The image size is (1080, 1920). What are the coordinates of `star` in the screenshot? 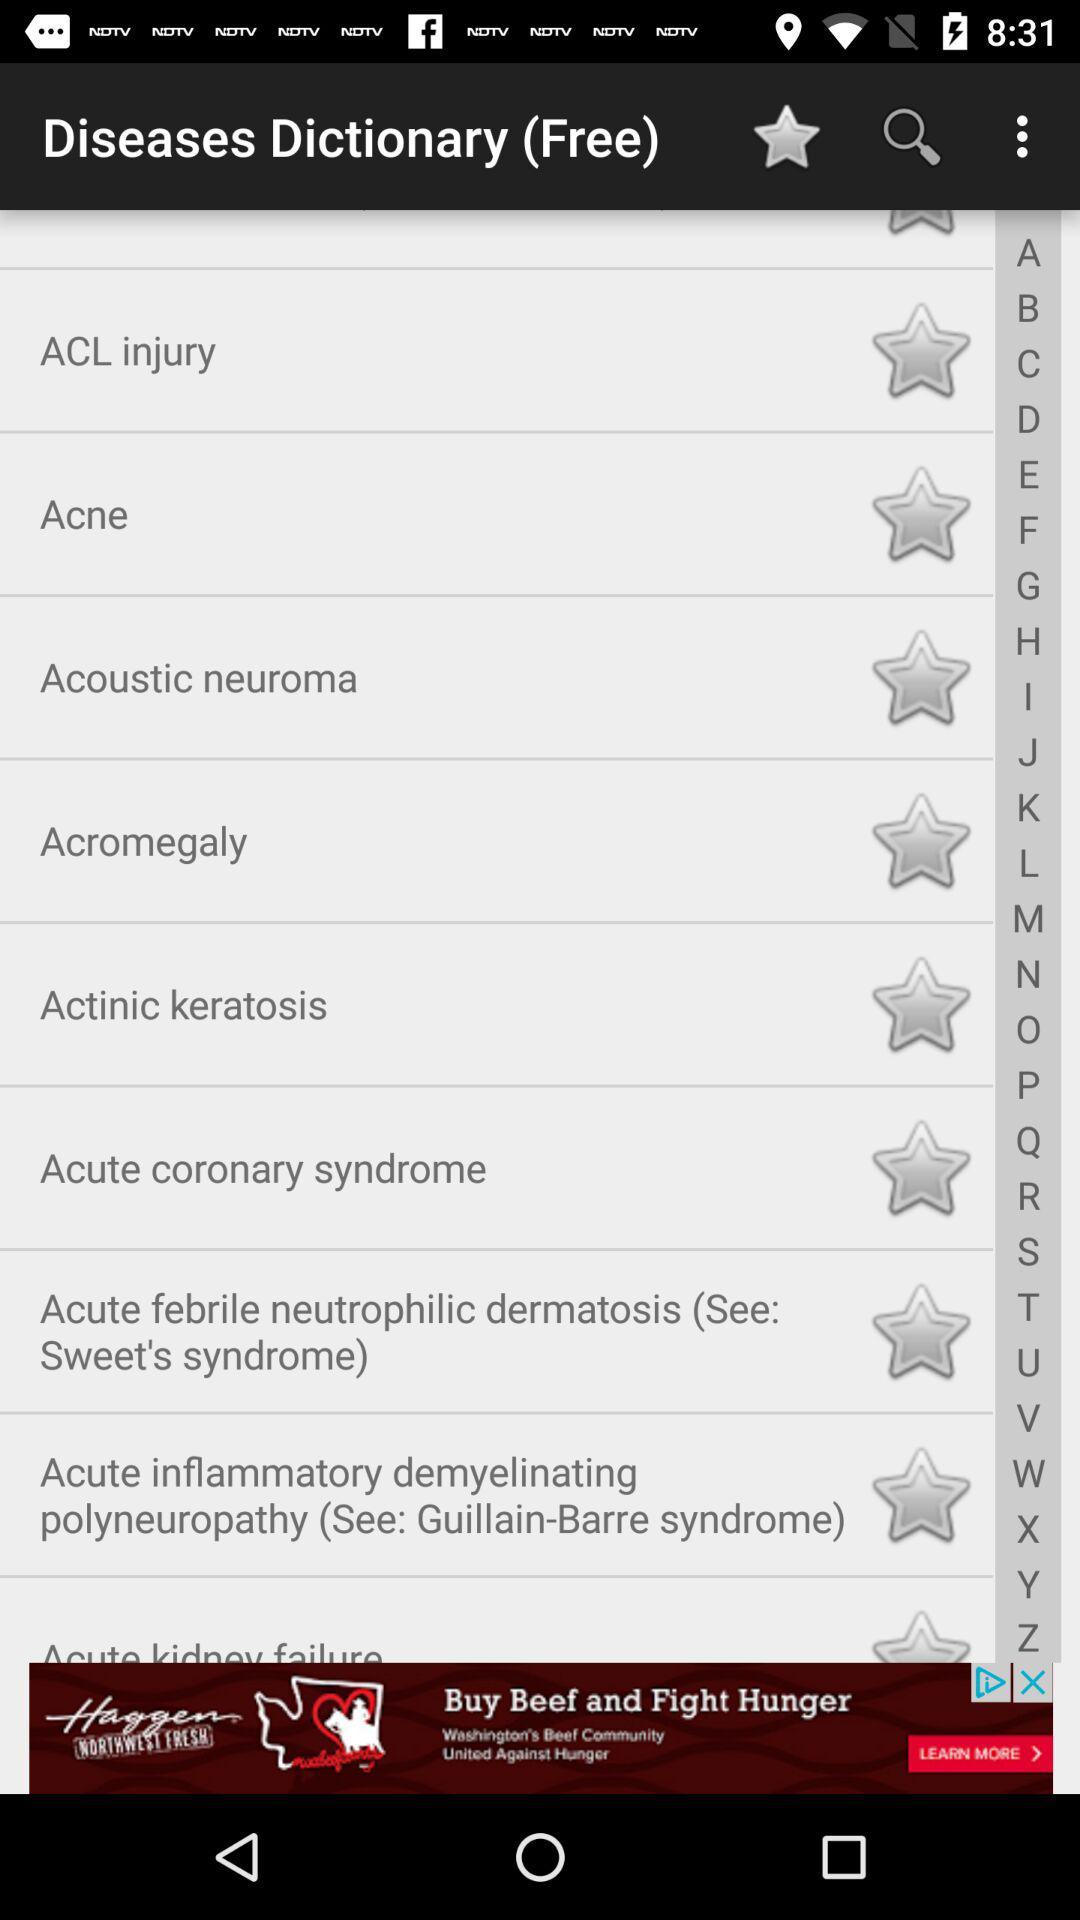 It's located at (920, 1491).